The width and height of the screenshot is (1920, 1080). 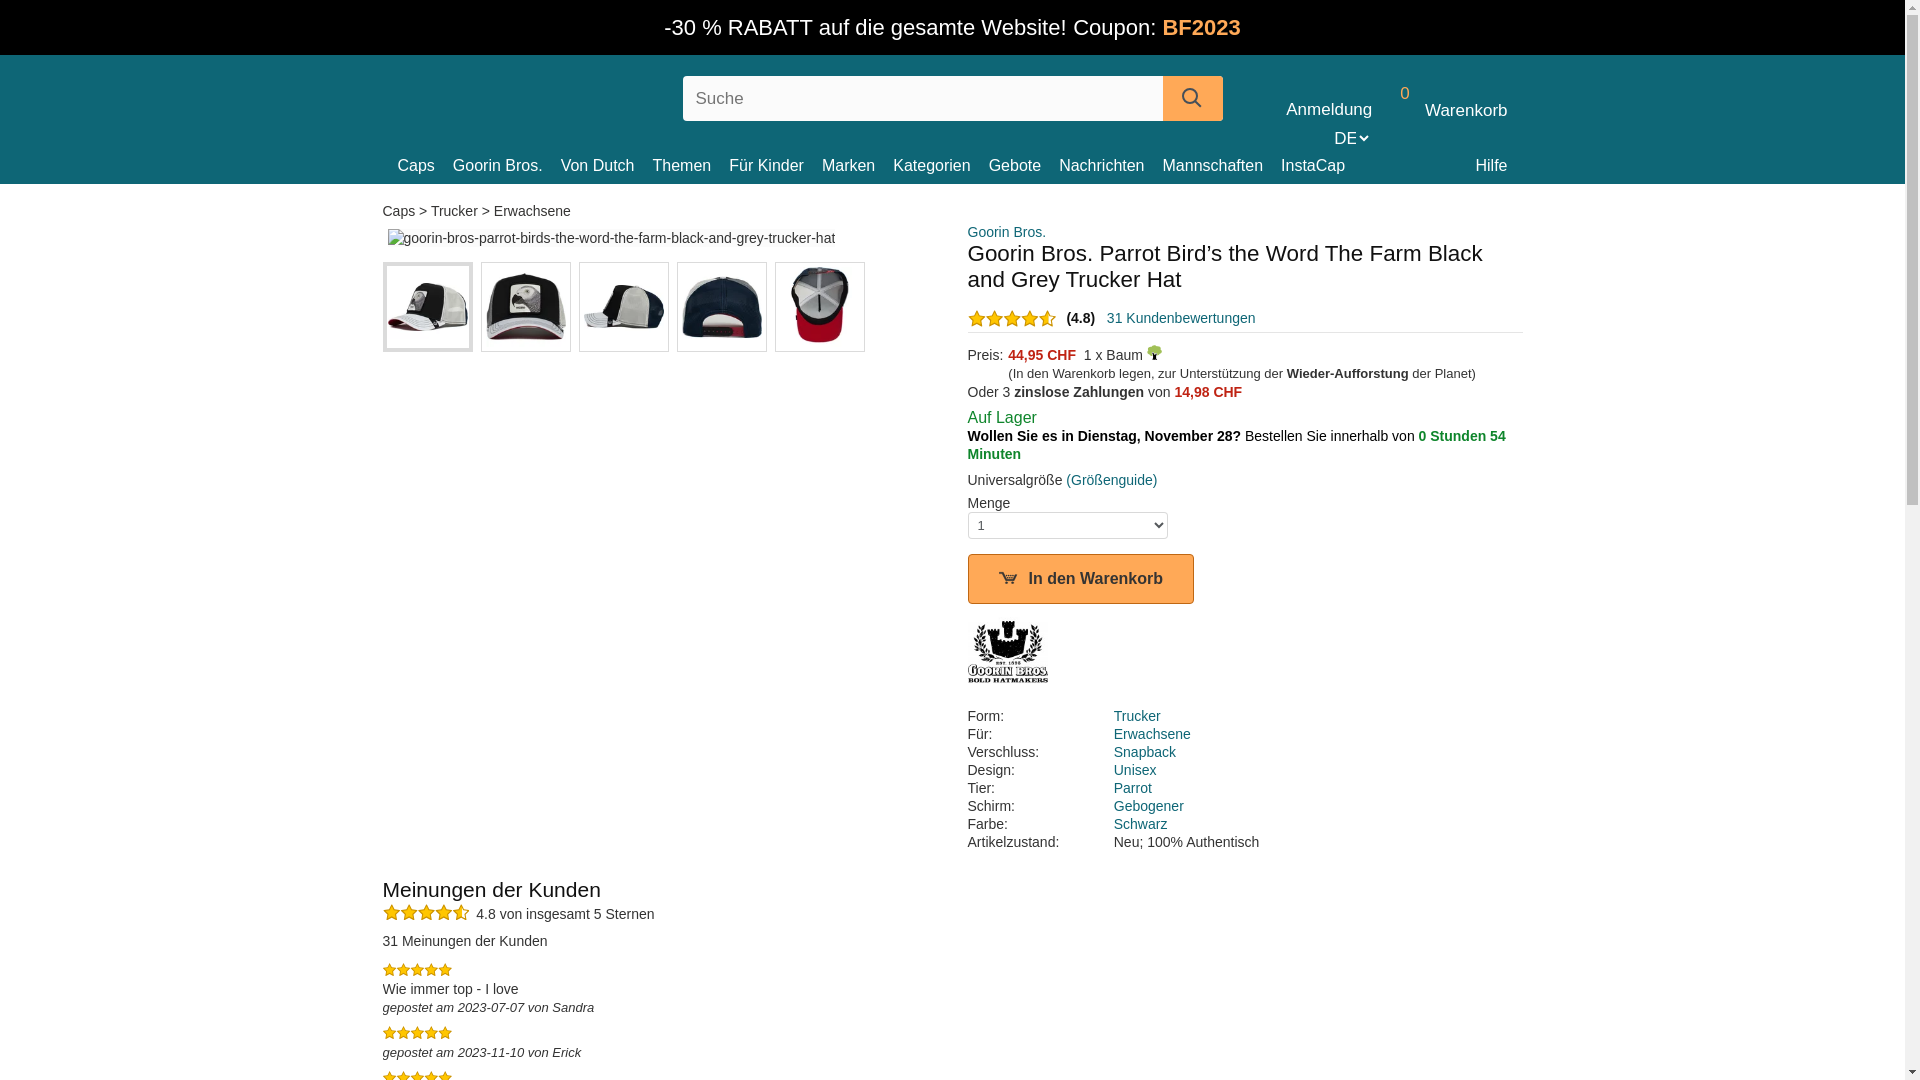 What do you see at coordinates (1221, 164) in the screenshot?
I see `'Mannschaften'` at bounding box center [1221, 164].